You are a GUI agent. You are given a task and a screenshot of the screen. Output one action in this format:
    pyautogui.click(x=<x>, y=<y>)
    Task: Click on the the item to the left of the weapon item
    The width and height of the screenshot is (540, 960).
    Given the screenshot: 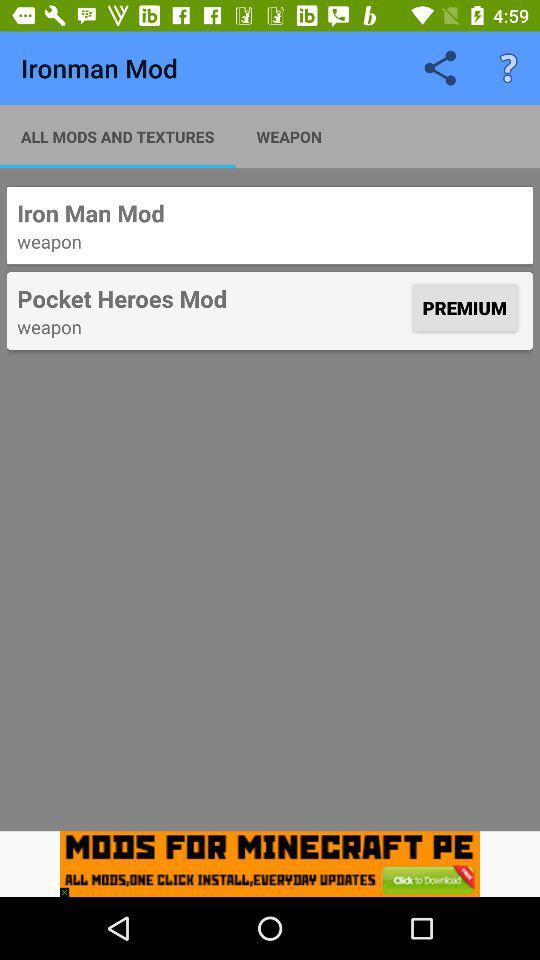 What is the action you would take?
    pyautogui.click(x=117, y=135)
    